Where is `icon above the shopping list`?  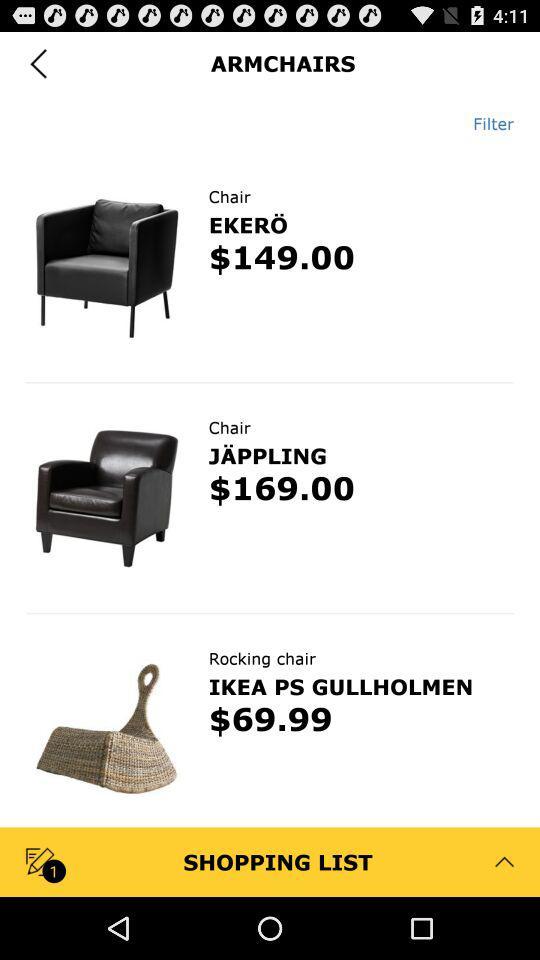
icon above the shopping list is located at coordinates (270, 720).